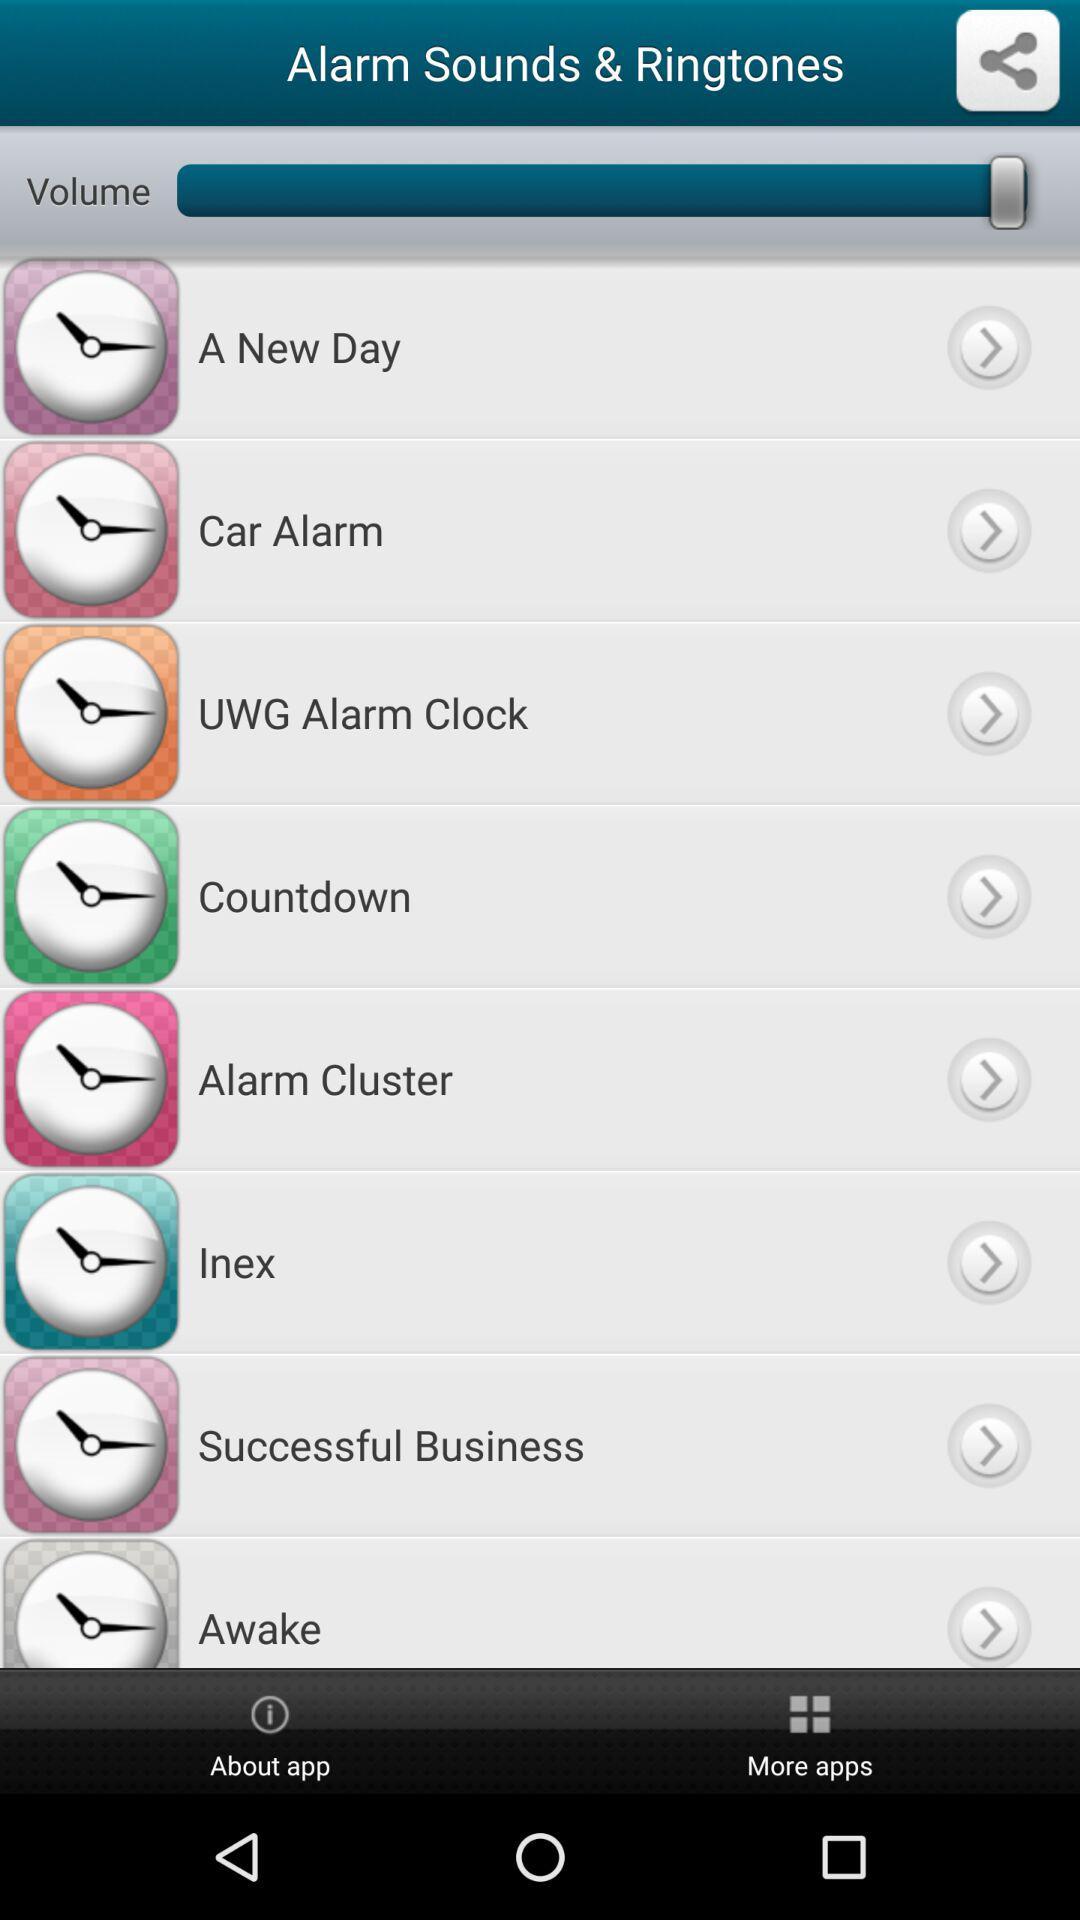 This screenshot has height=1920, width=1080. I want to click on share, so click(1007, 62).